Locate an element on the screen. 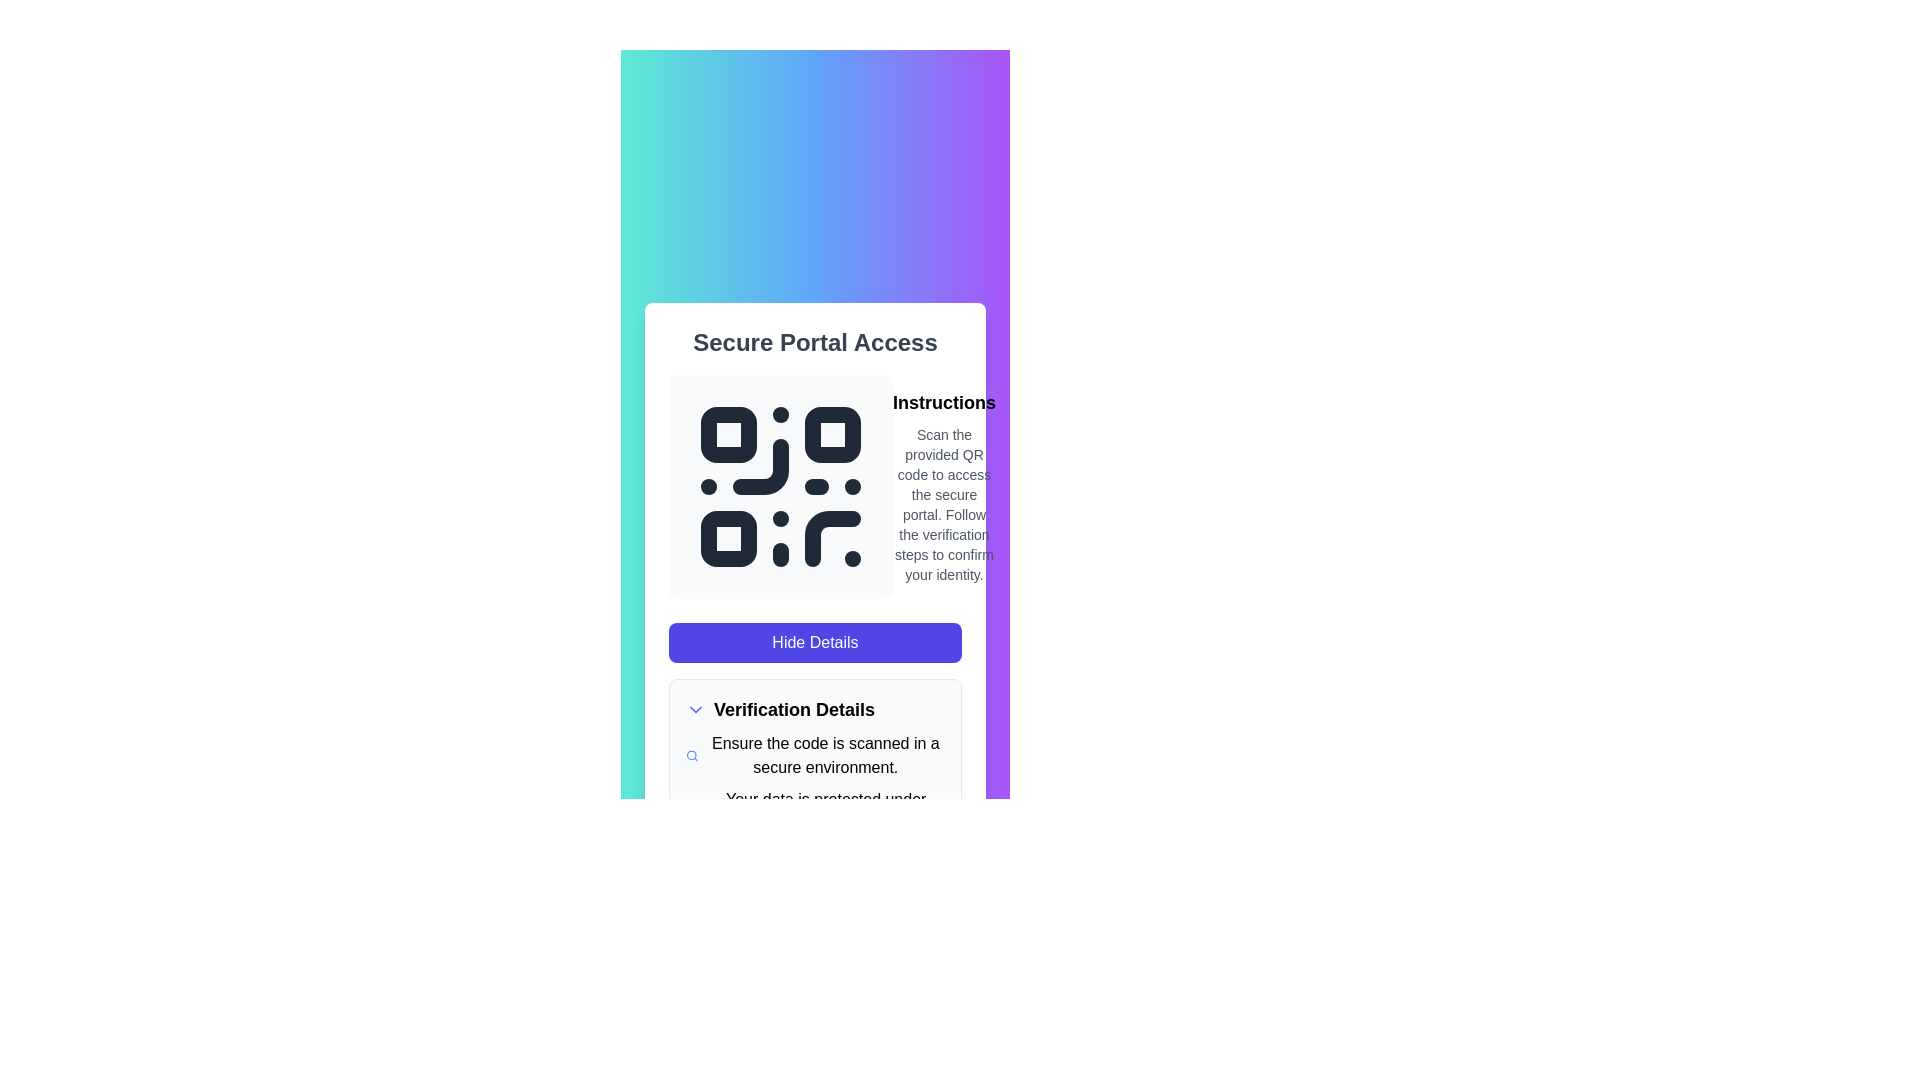 Image resolution: width=1920 pixels, height=1080 pixels. the Visual QR code component, which is a small rectangular block with rounded corners, filled with a solid white color and surrounded by a dark border, located in the 'Secure Portal Access' module at the top-left corner of the QR code block is located at coordinates (728, 434).